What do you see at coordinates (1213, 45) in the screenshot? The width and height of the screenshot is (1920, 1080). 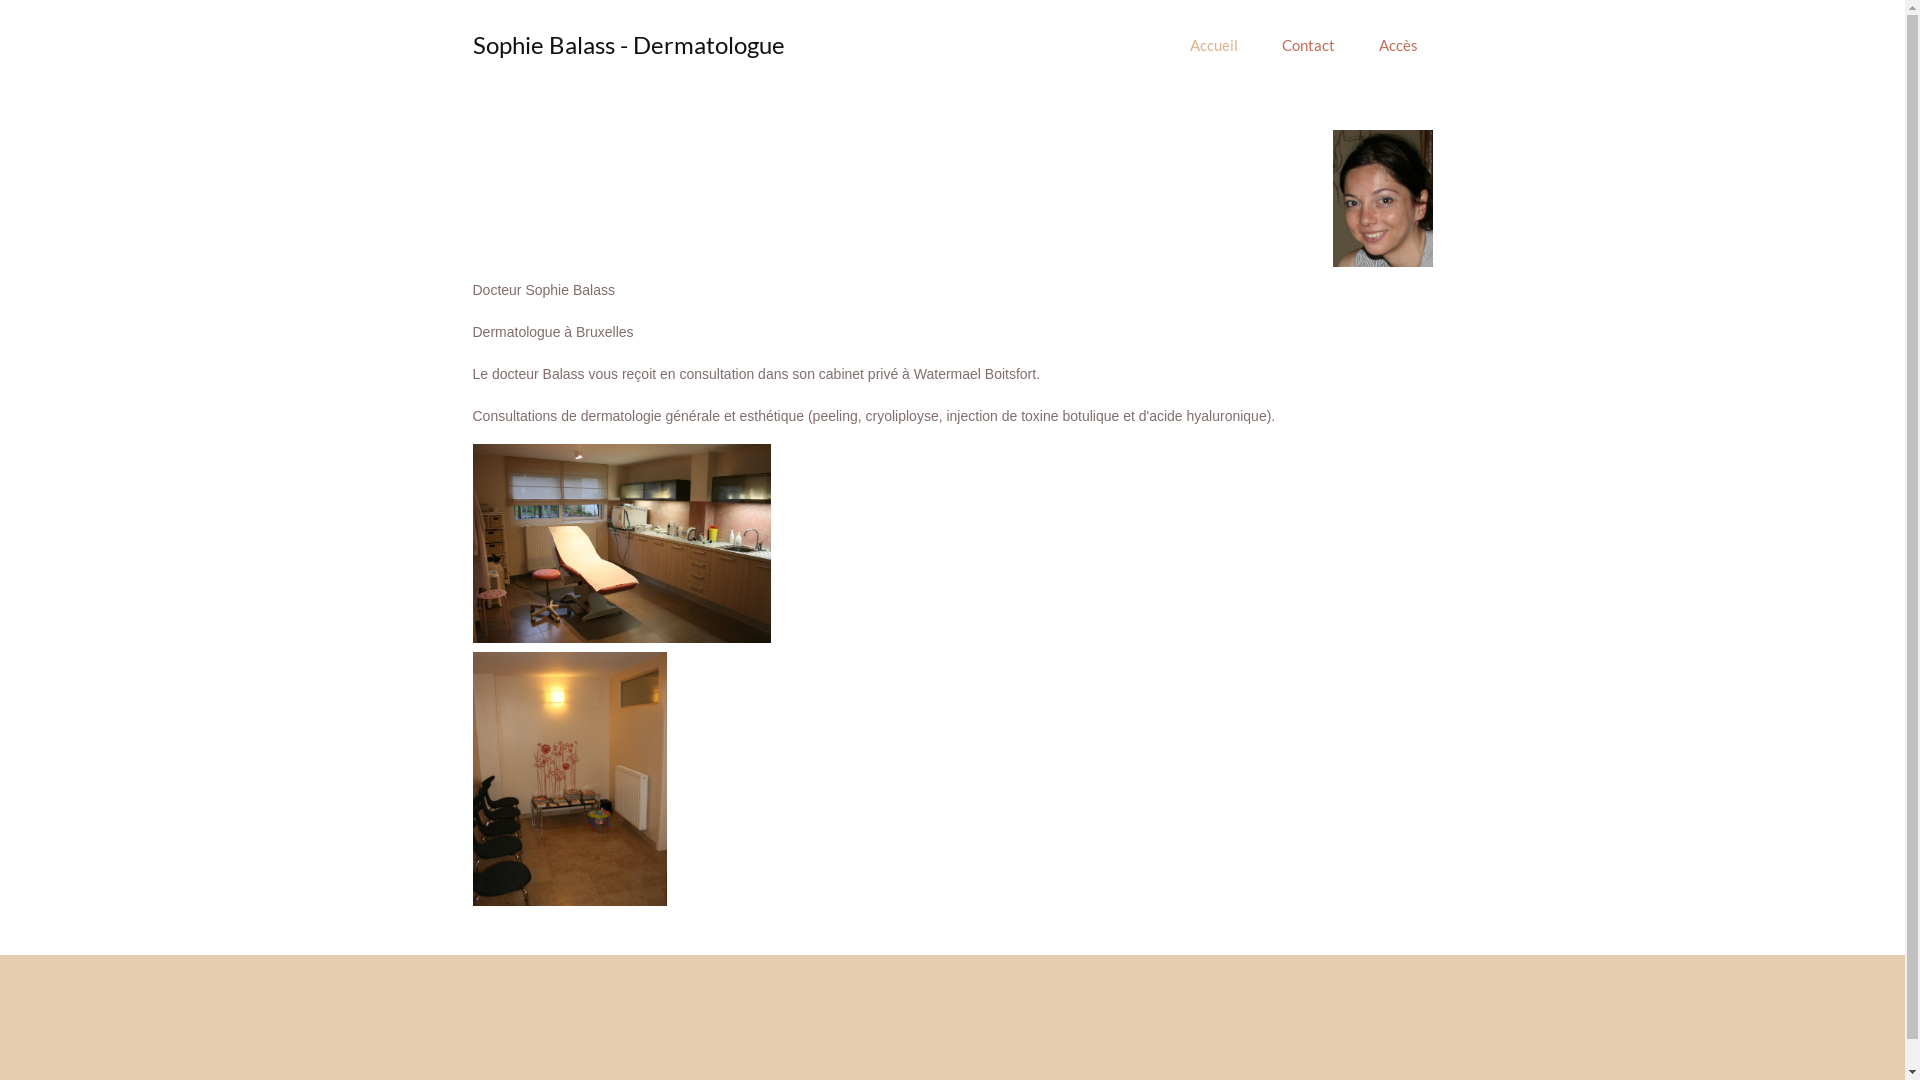 I see `'Accueil'` at bounding box center [1213, 45].